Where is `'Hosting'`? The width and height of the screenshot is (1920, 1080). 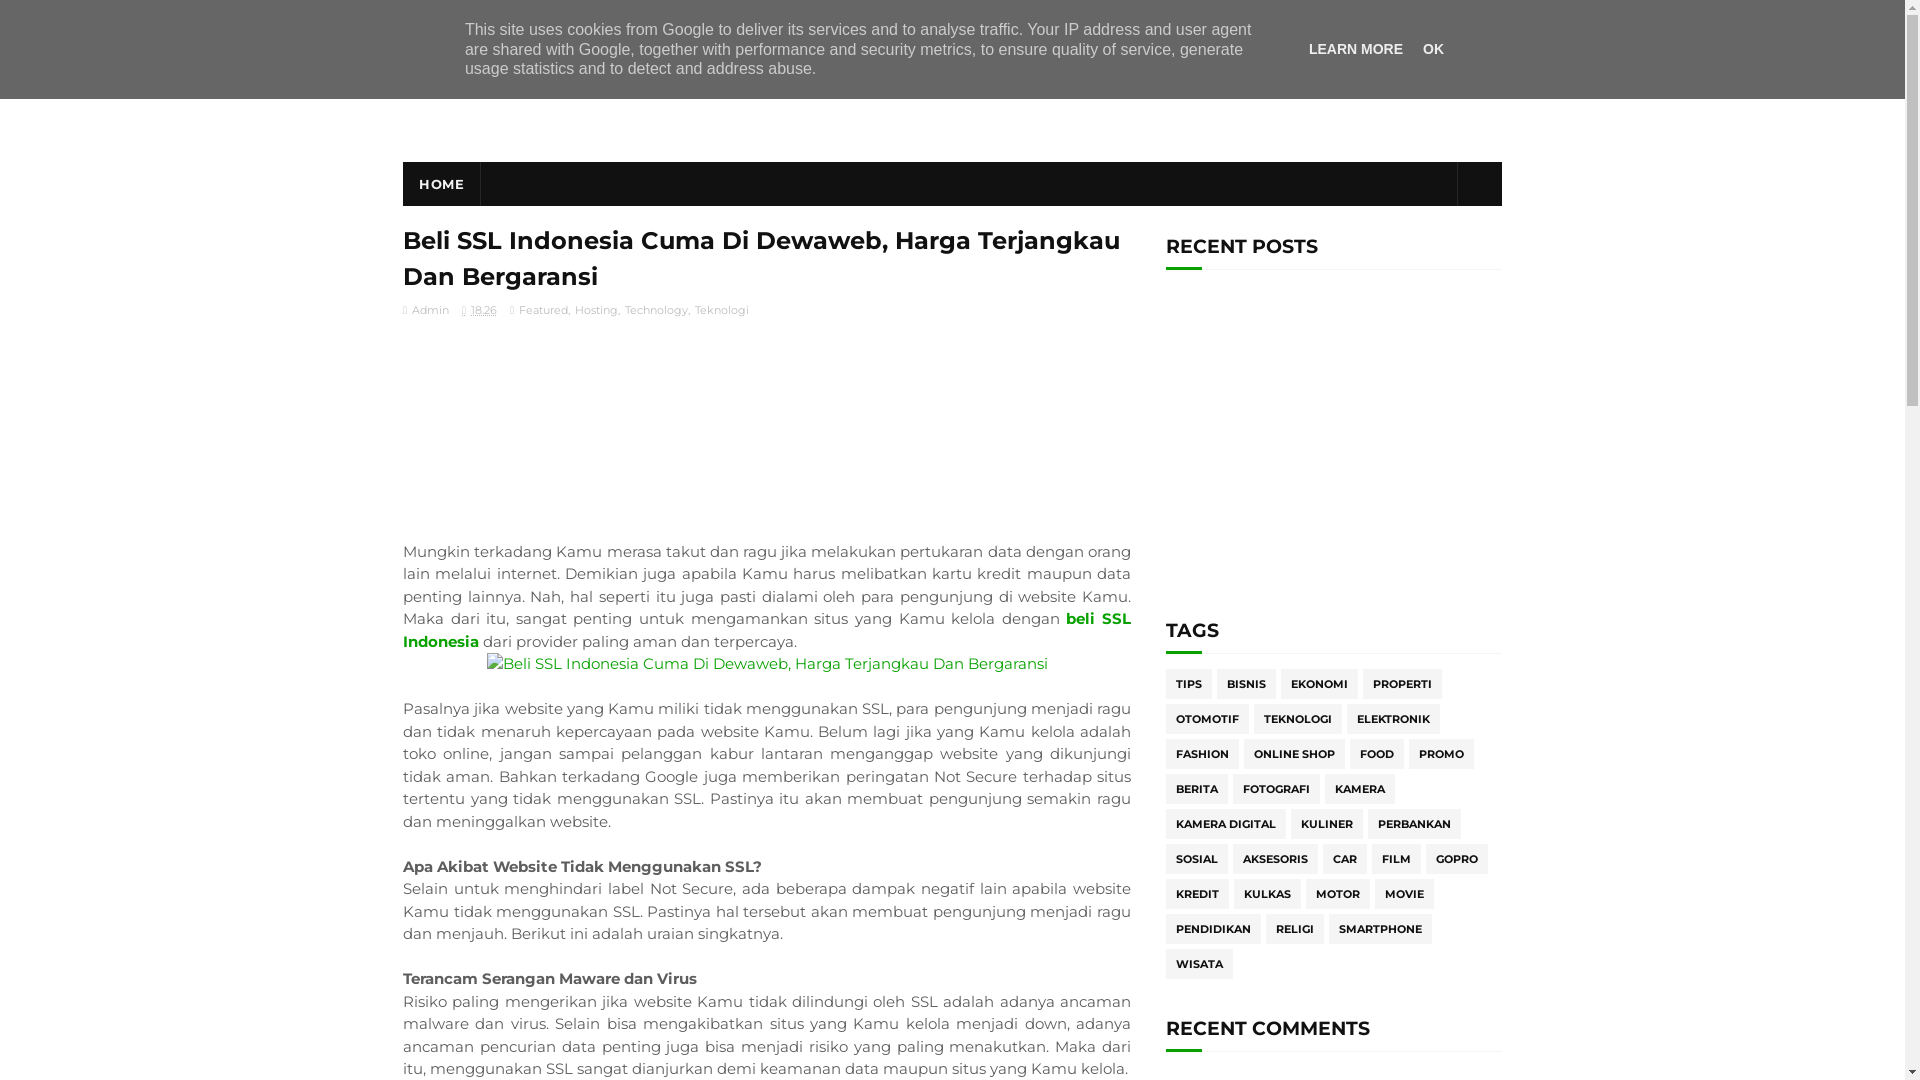 'Hosting' is located at coordinates (594, 309).